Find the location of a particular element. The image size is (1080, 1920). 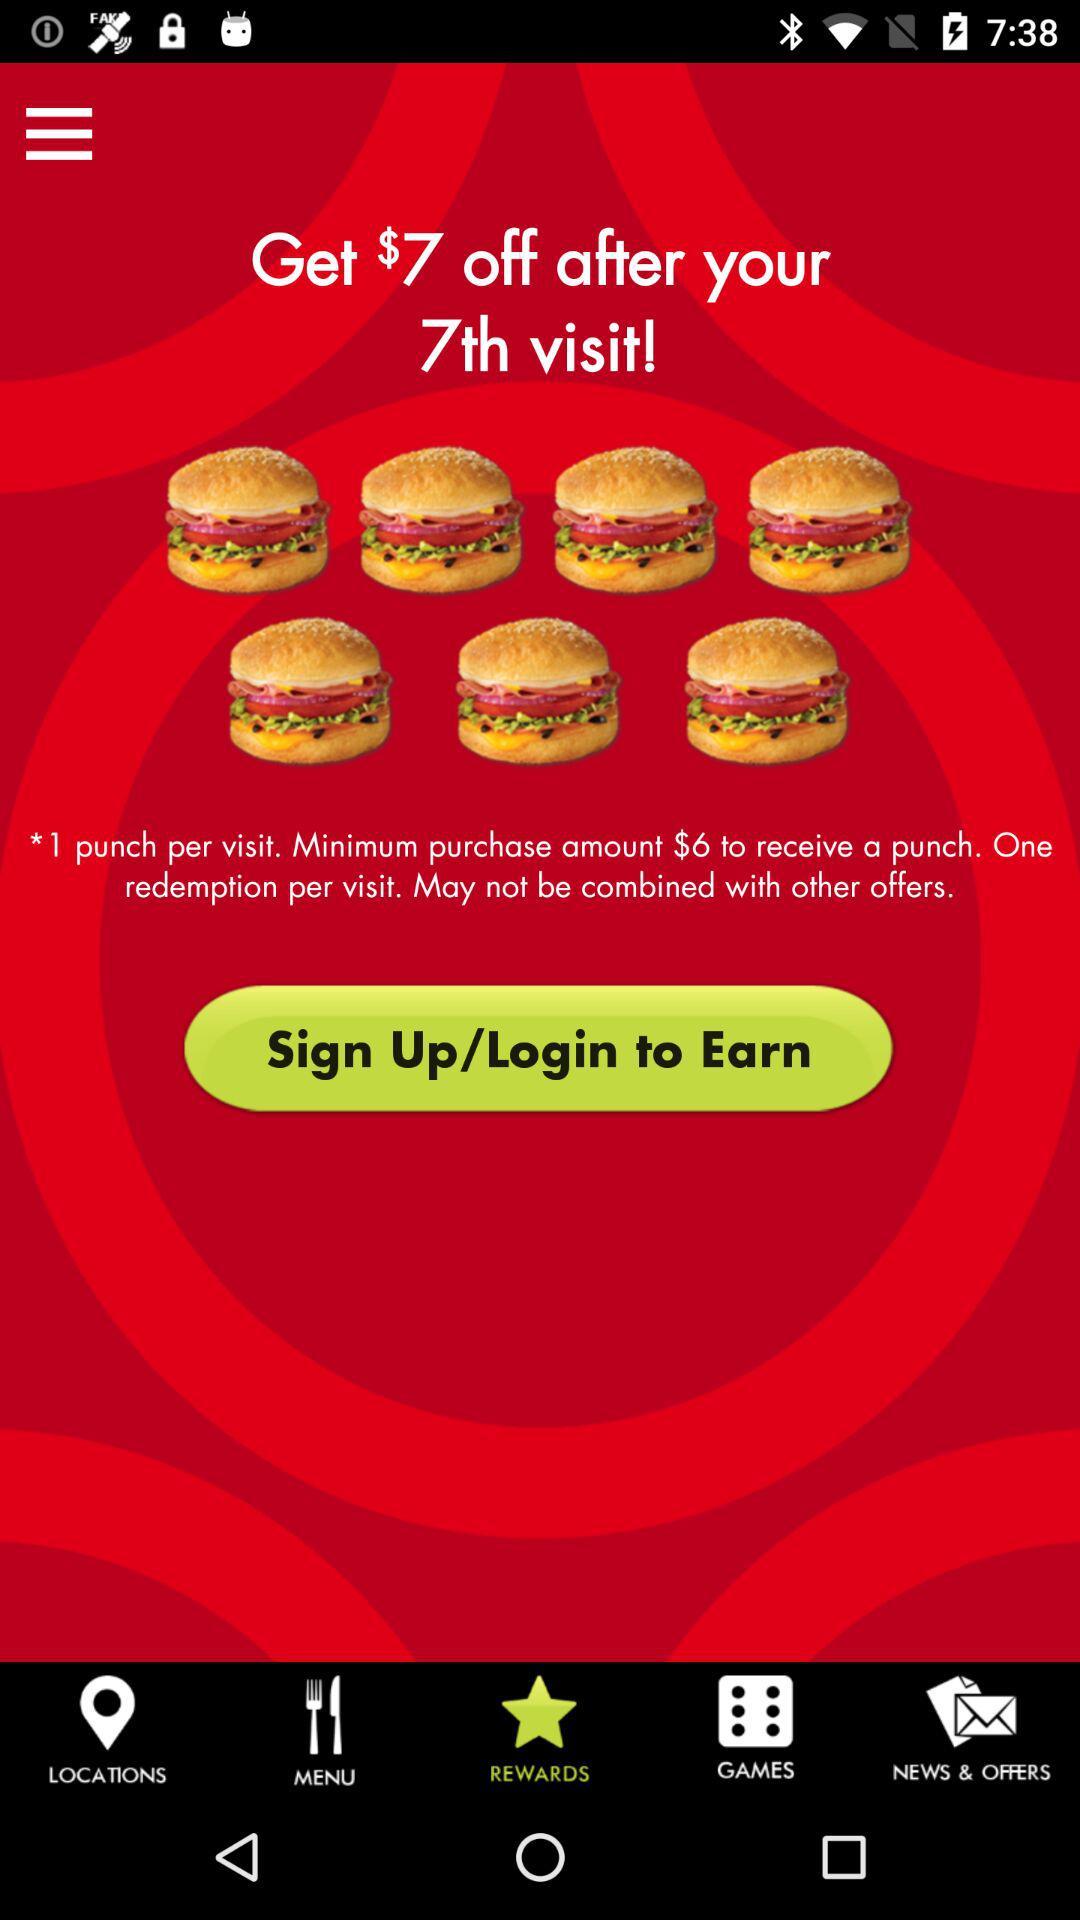

the menu icon is located at coordinates (58, 132).